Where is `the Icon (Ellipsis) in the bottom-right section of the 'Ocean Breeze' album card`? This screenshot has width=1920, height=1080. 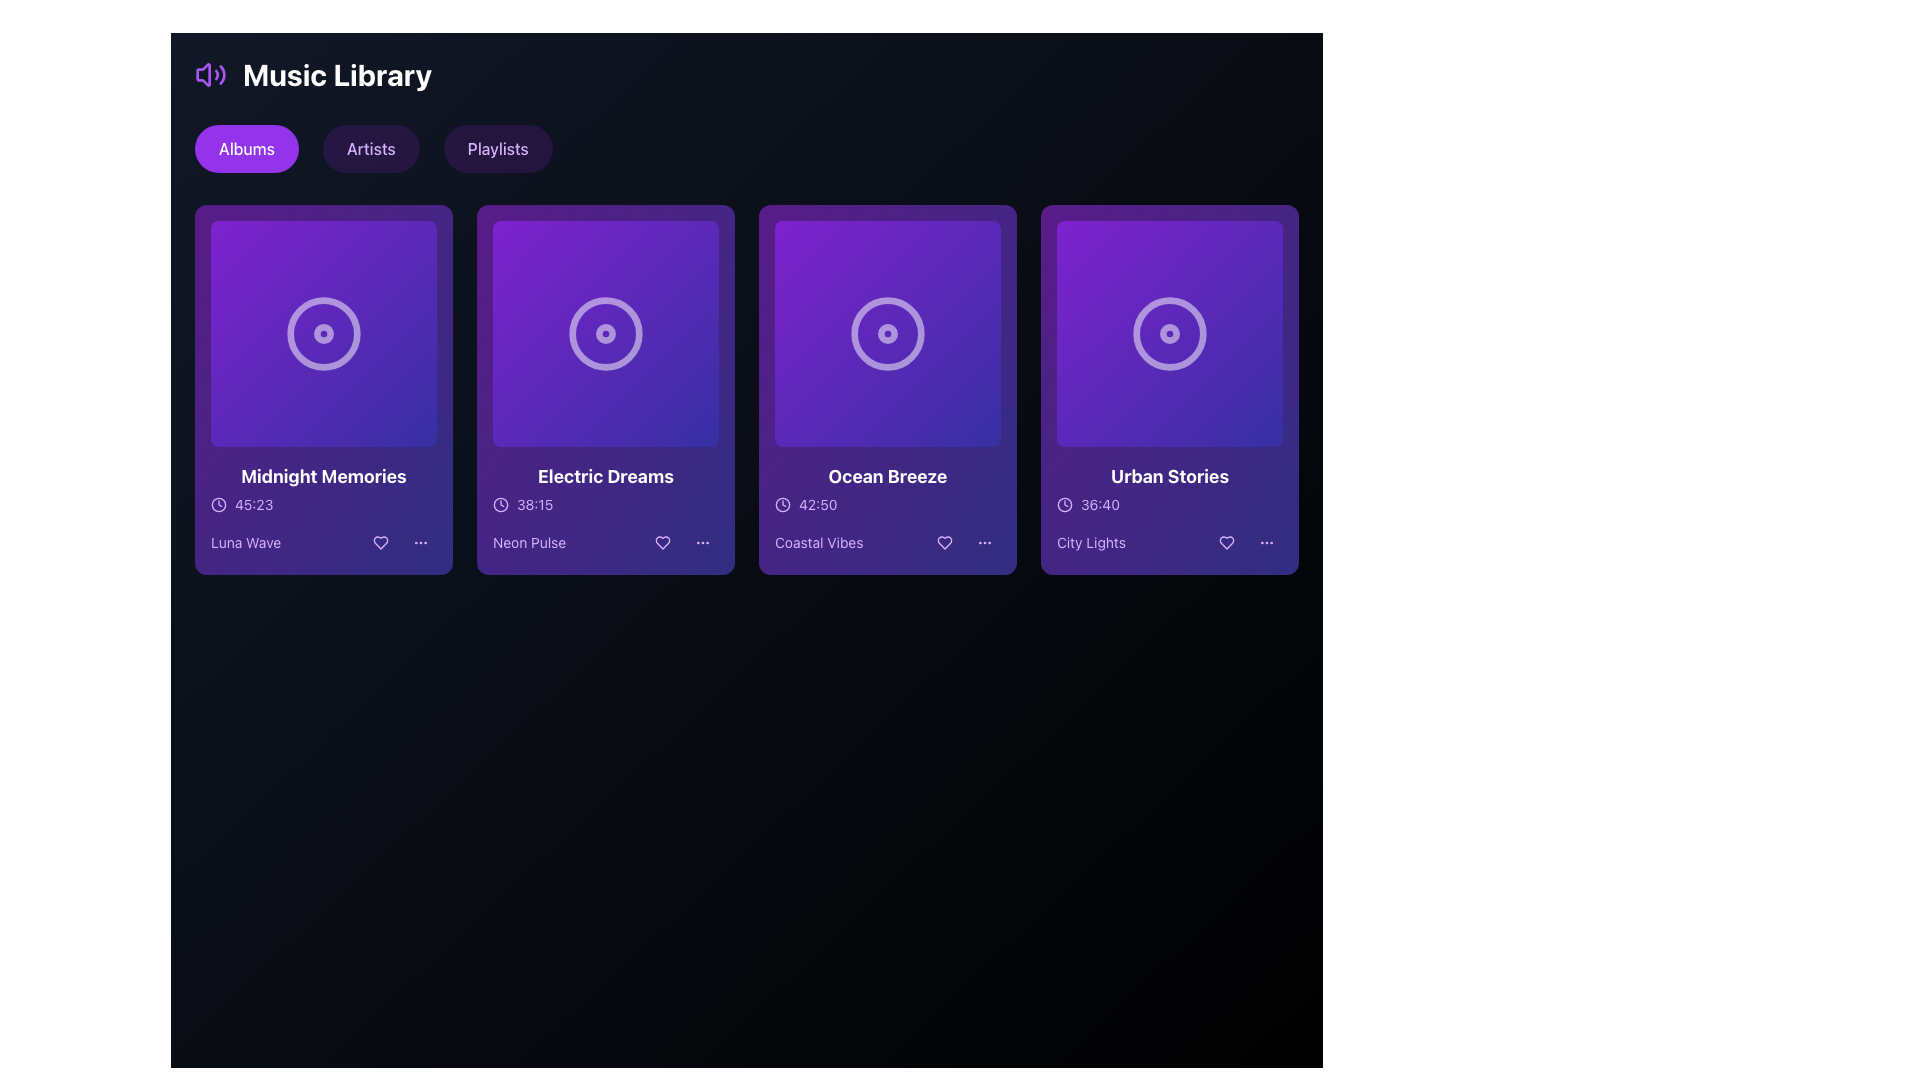 the Icon (Ellipsis) in the bottom-right section of the 'Ocean Breeze' album card is located at coordinates (984, 543).